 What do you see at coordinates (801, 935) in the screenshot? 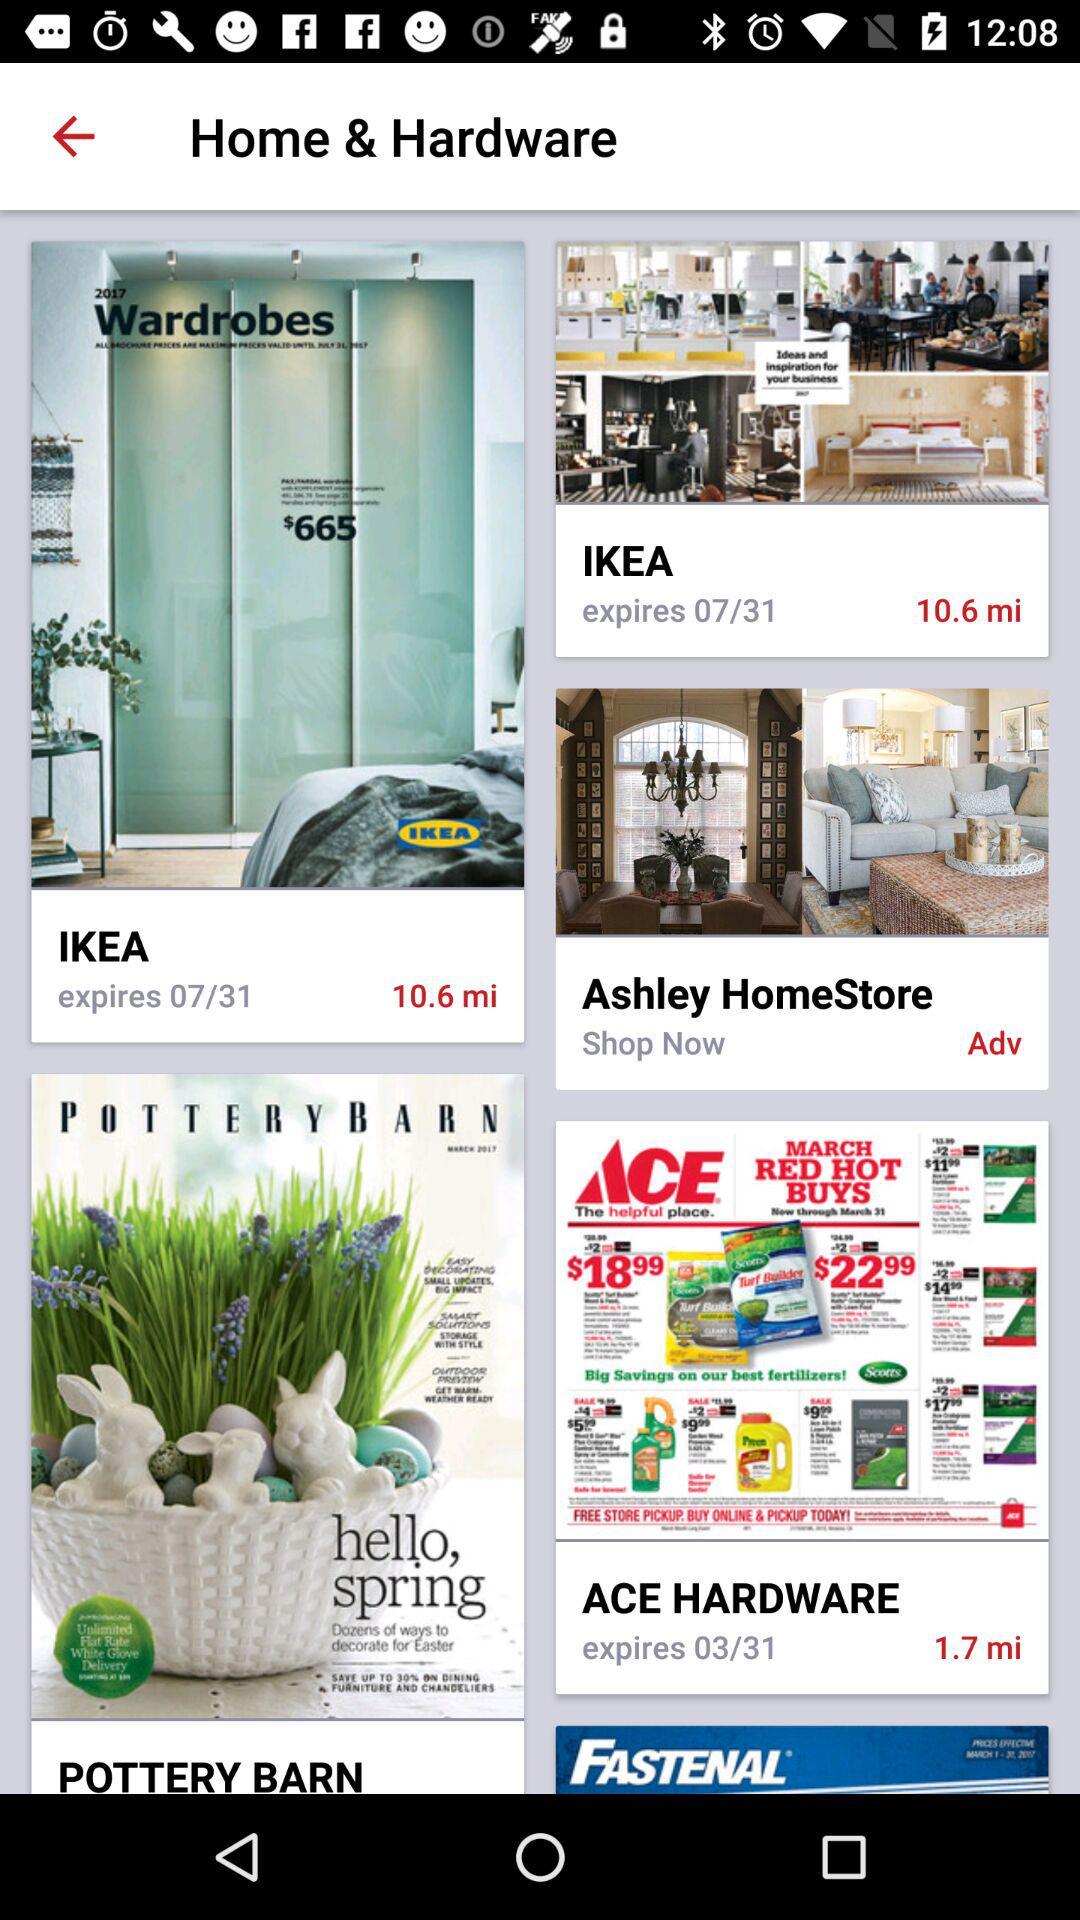
I see `the item above ashley homestore item` at bounding box center [801, 935].